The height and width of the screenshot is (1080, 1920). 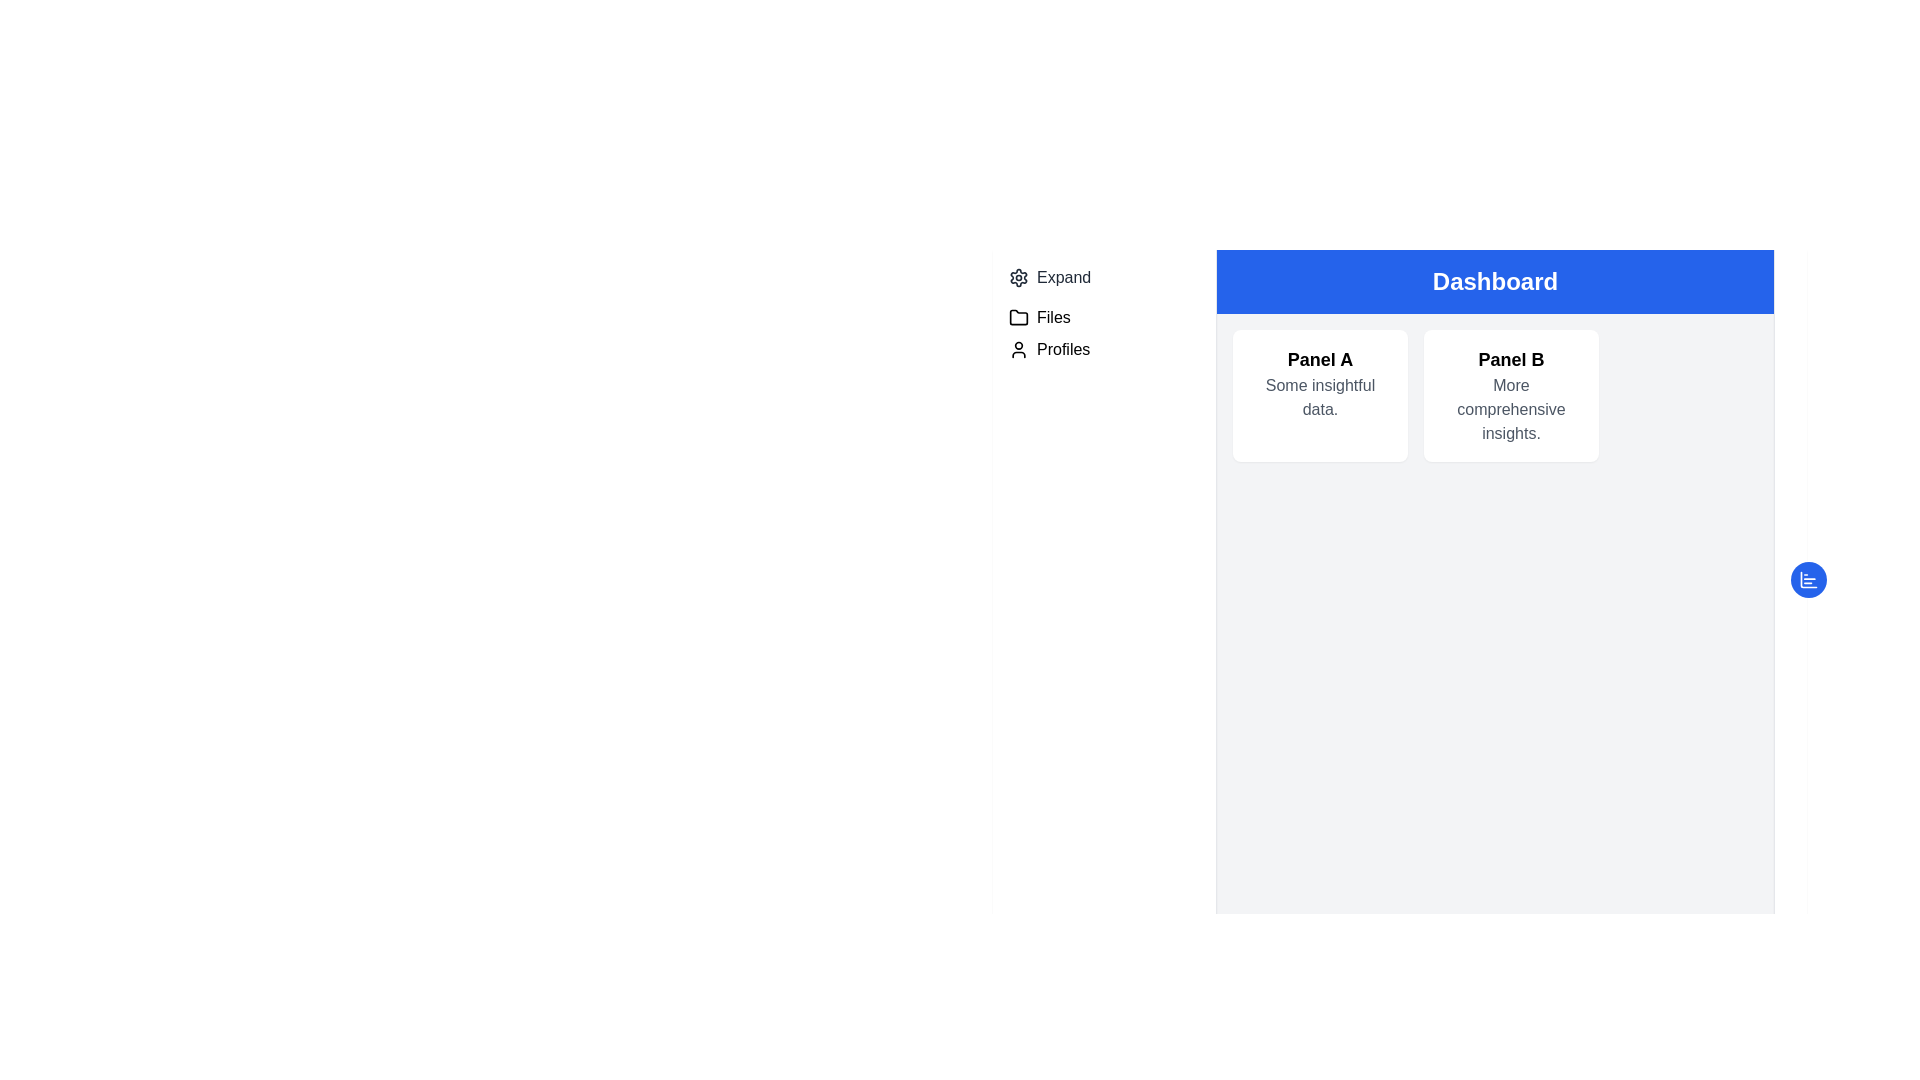 I want to click on the 'Profiles' text label located in the left-hand side panel under the user icon, so click(x=1062, y=349).